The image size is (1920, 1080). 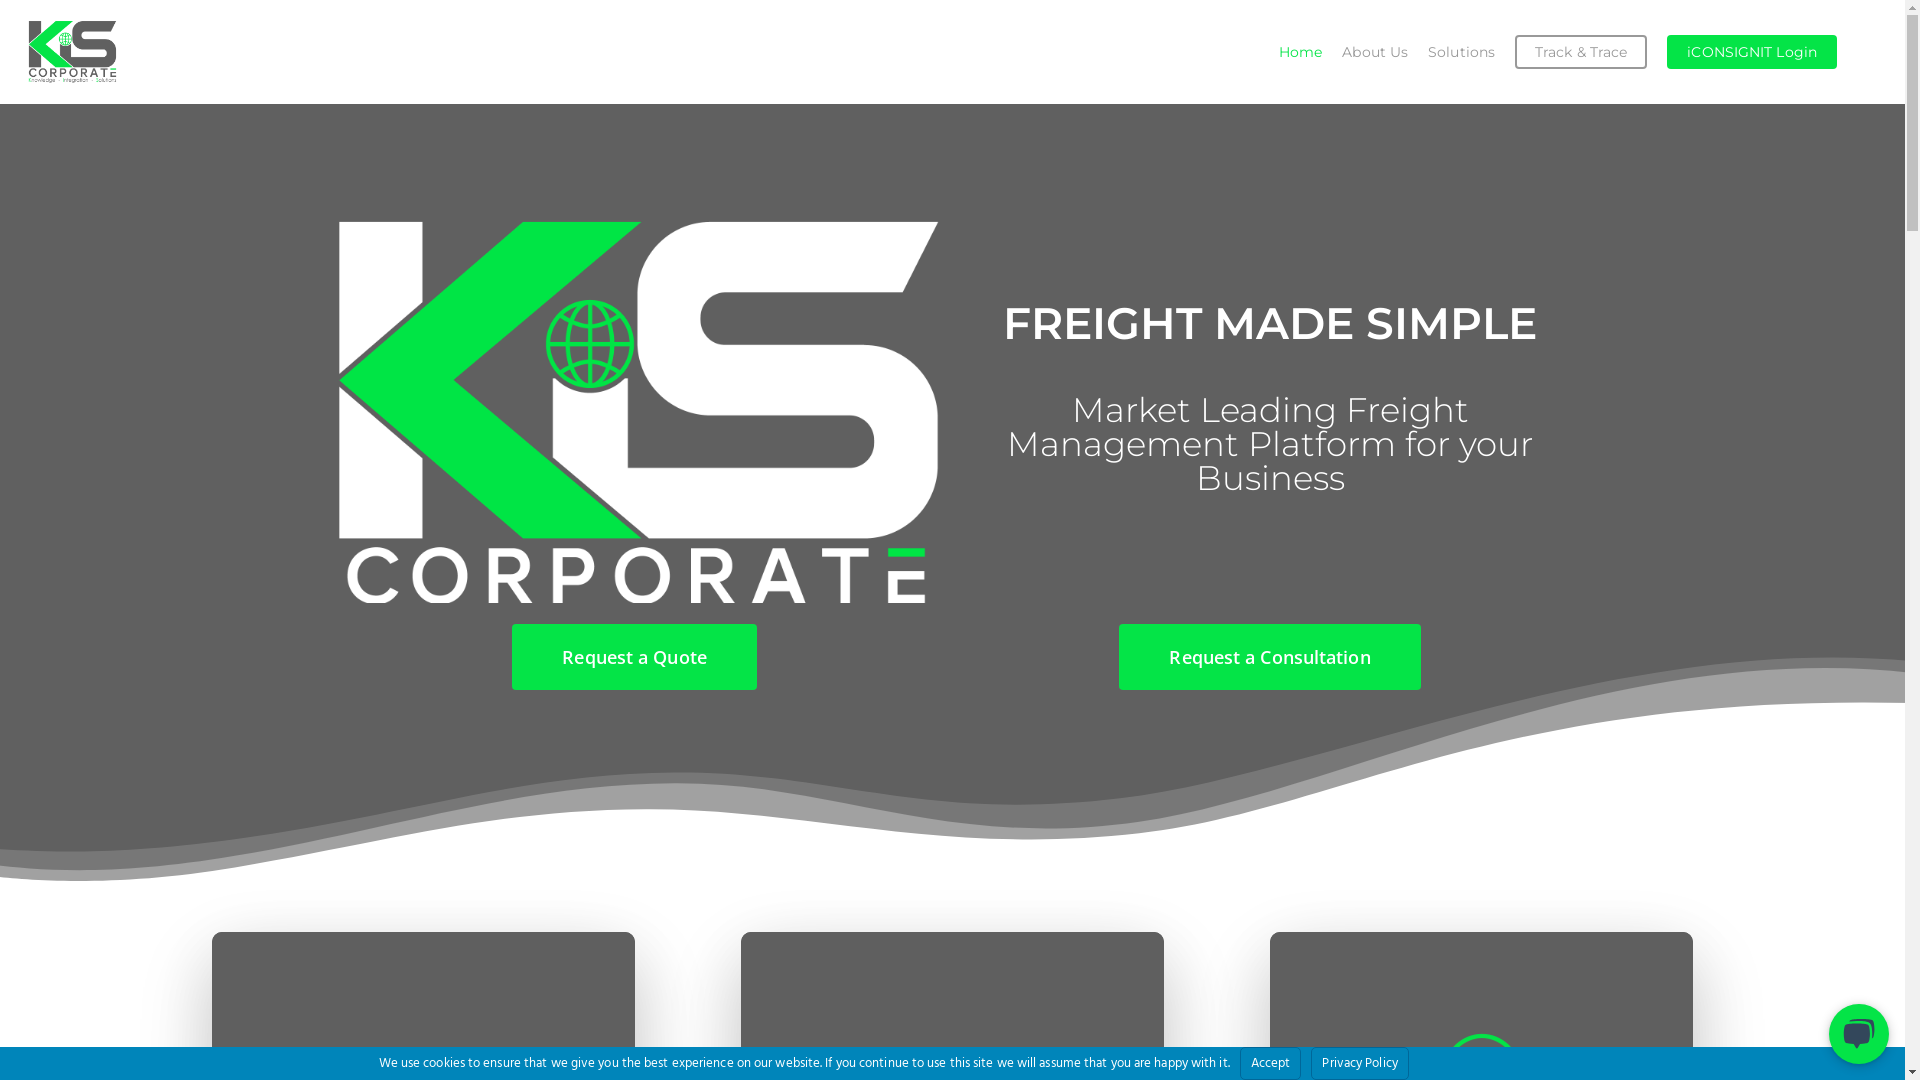 What do you see at coordinates (1461, 50) in the screenshot?
I see `'Solutions'` at bounding box center [1461, 50].